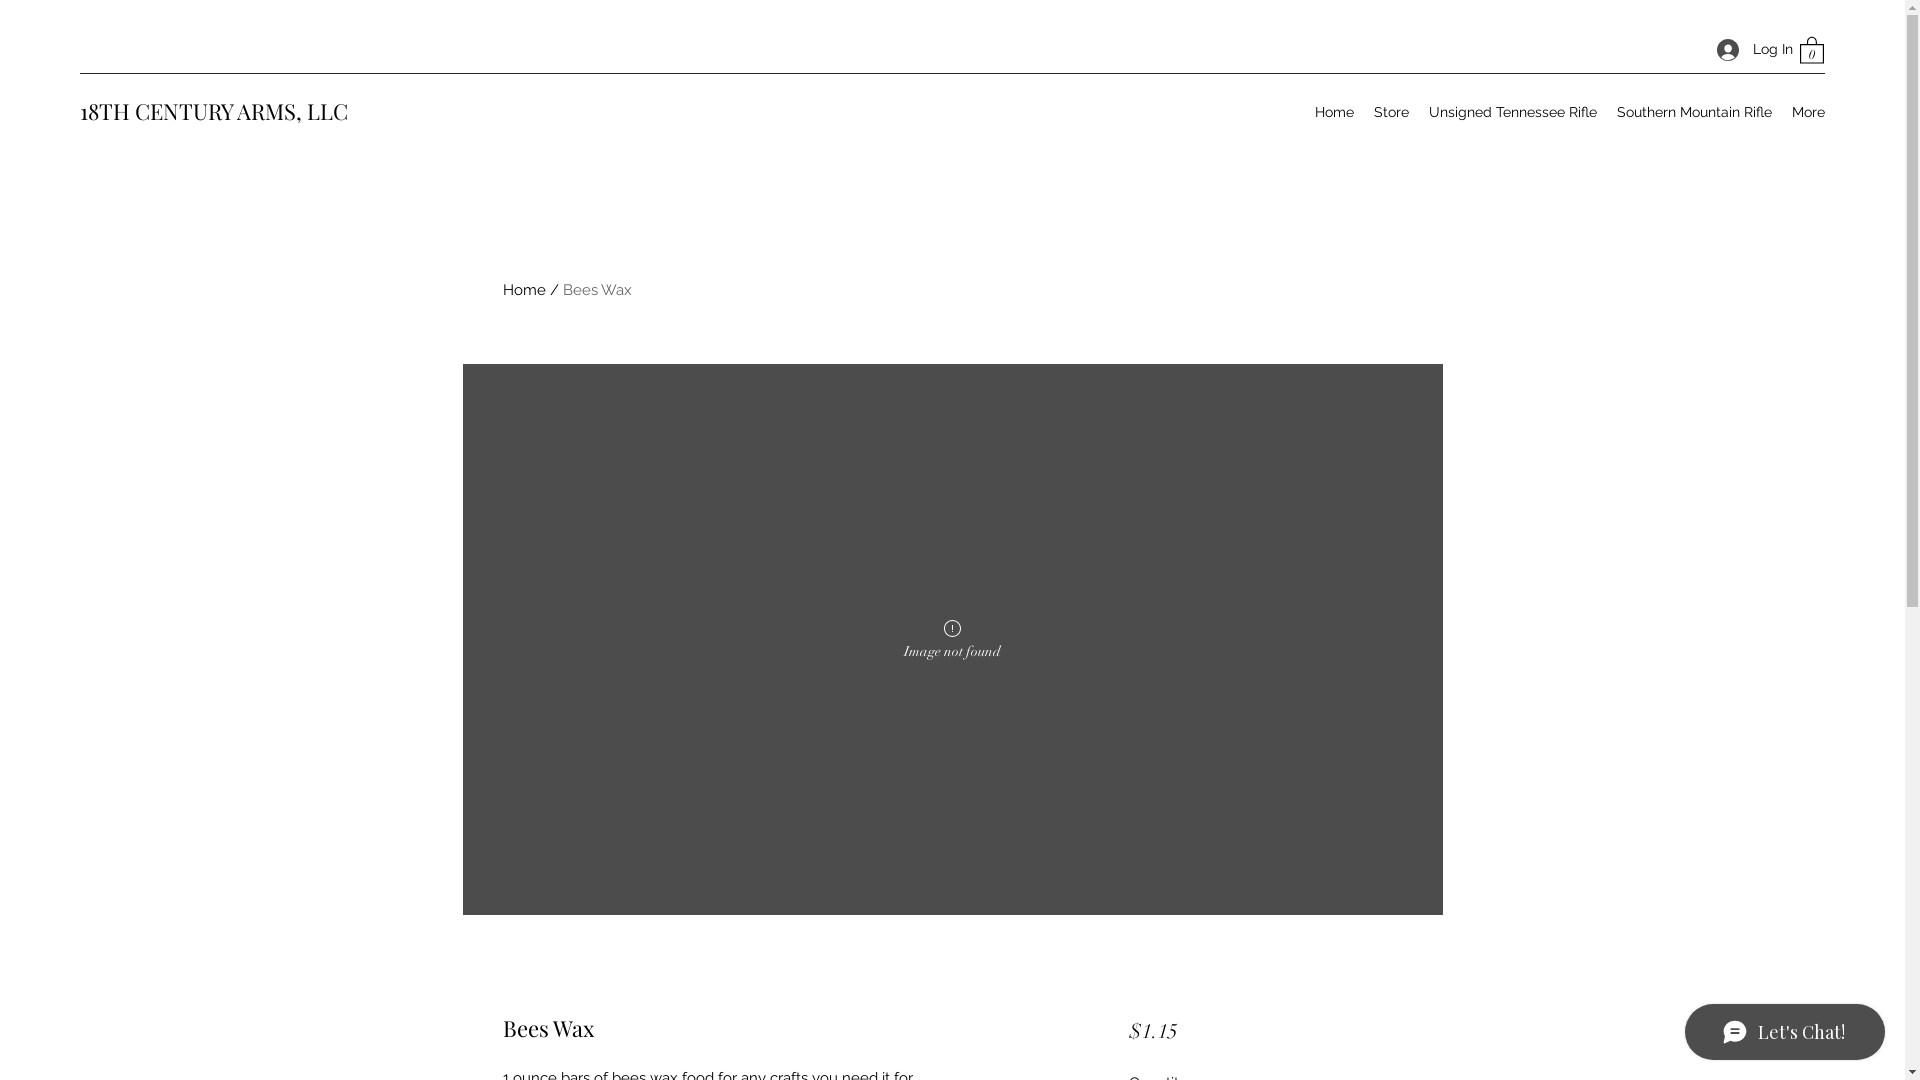  What do you see at coordinates (214, 111) in the screenshot?
I see `'18TH CENTURY ARMS, LLC'` at bounding box center [214, 111].